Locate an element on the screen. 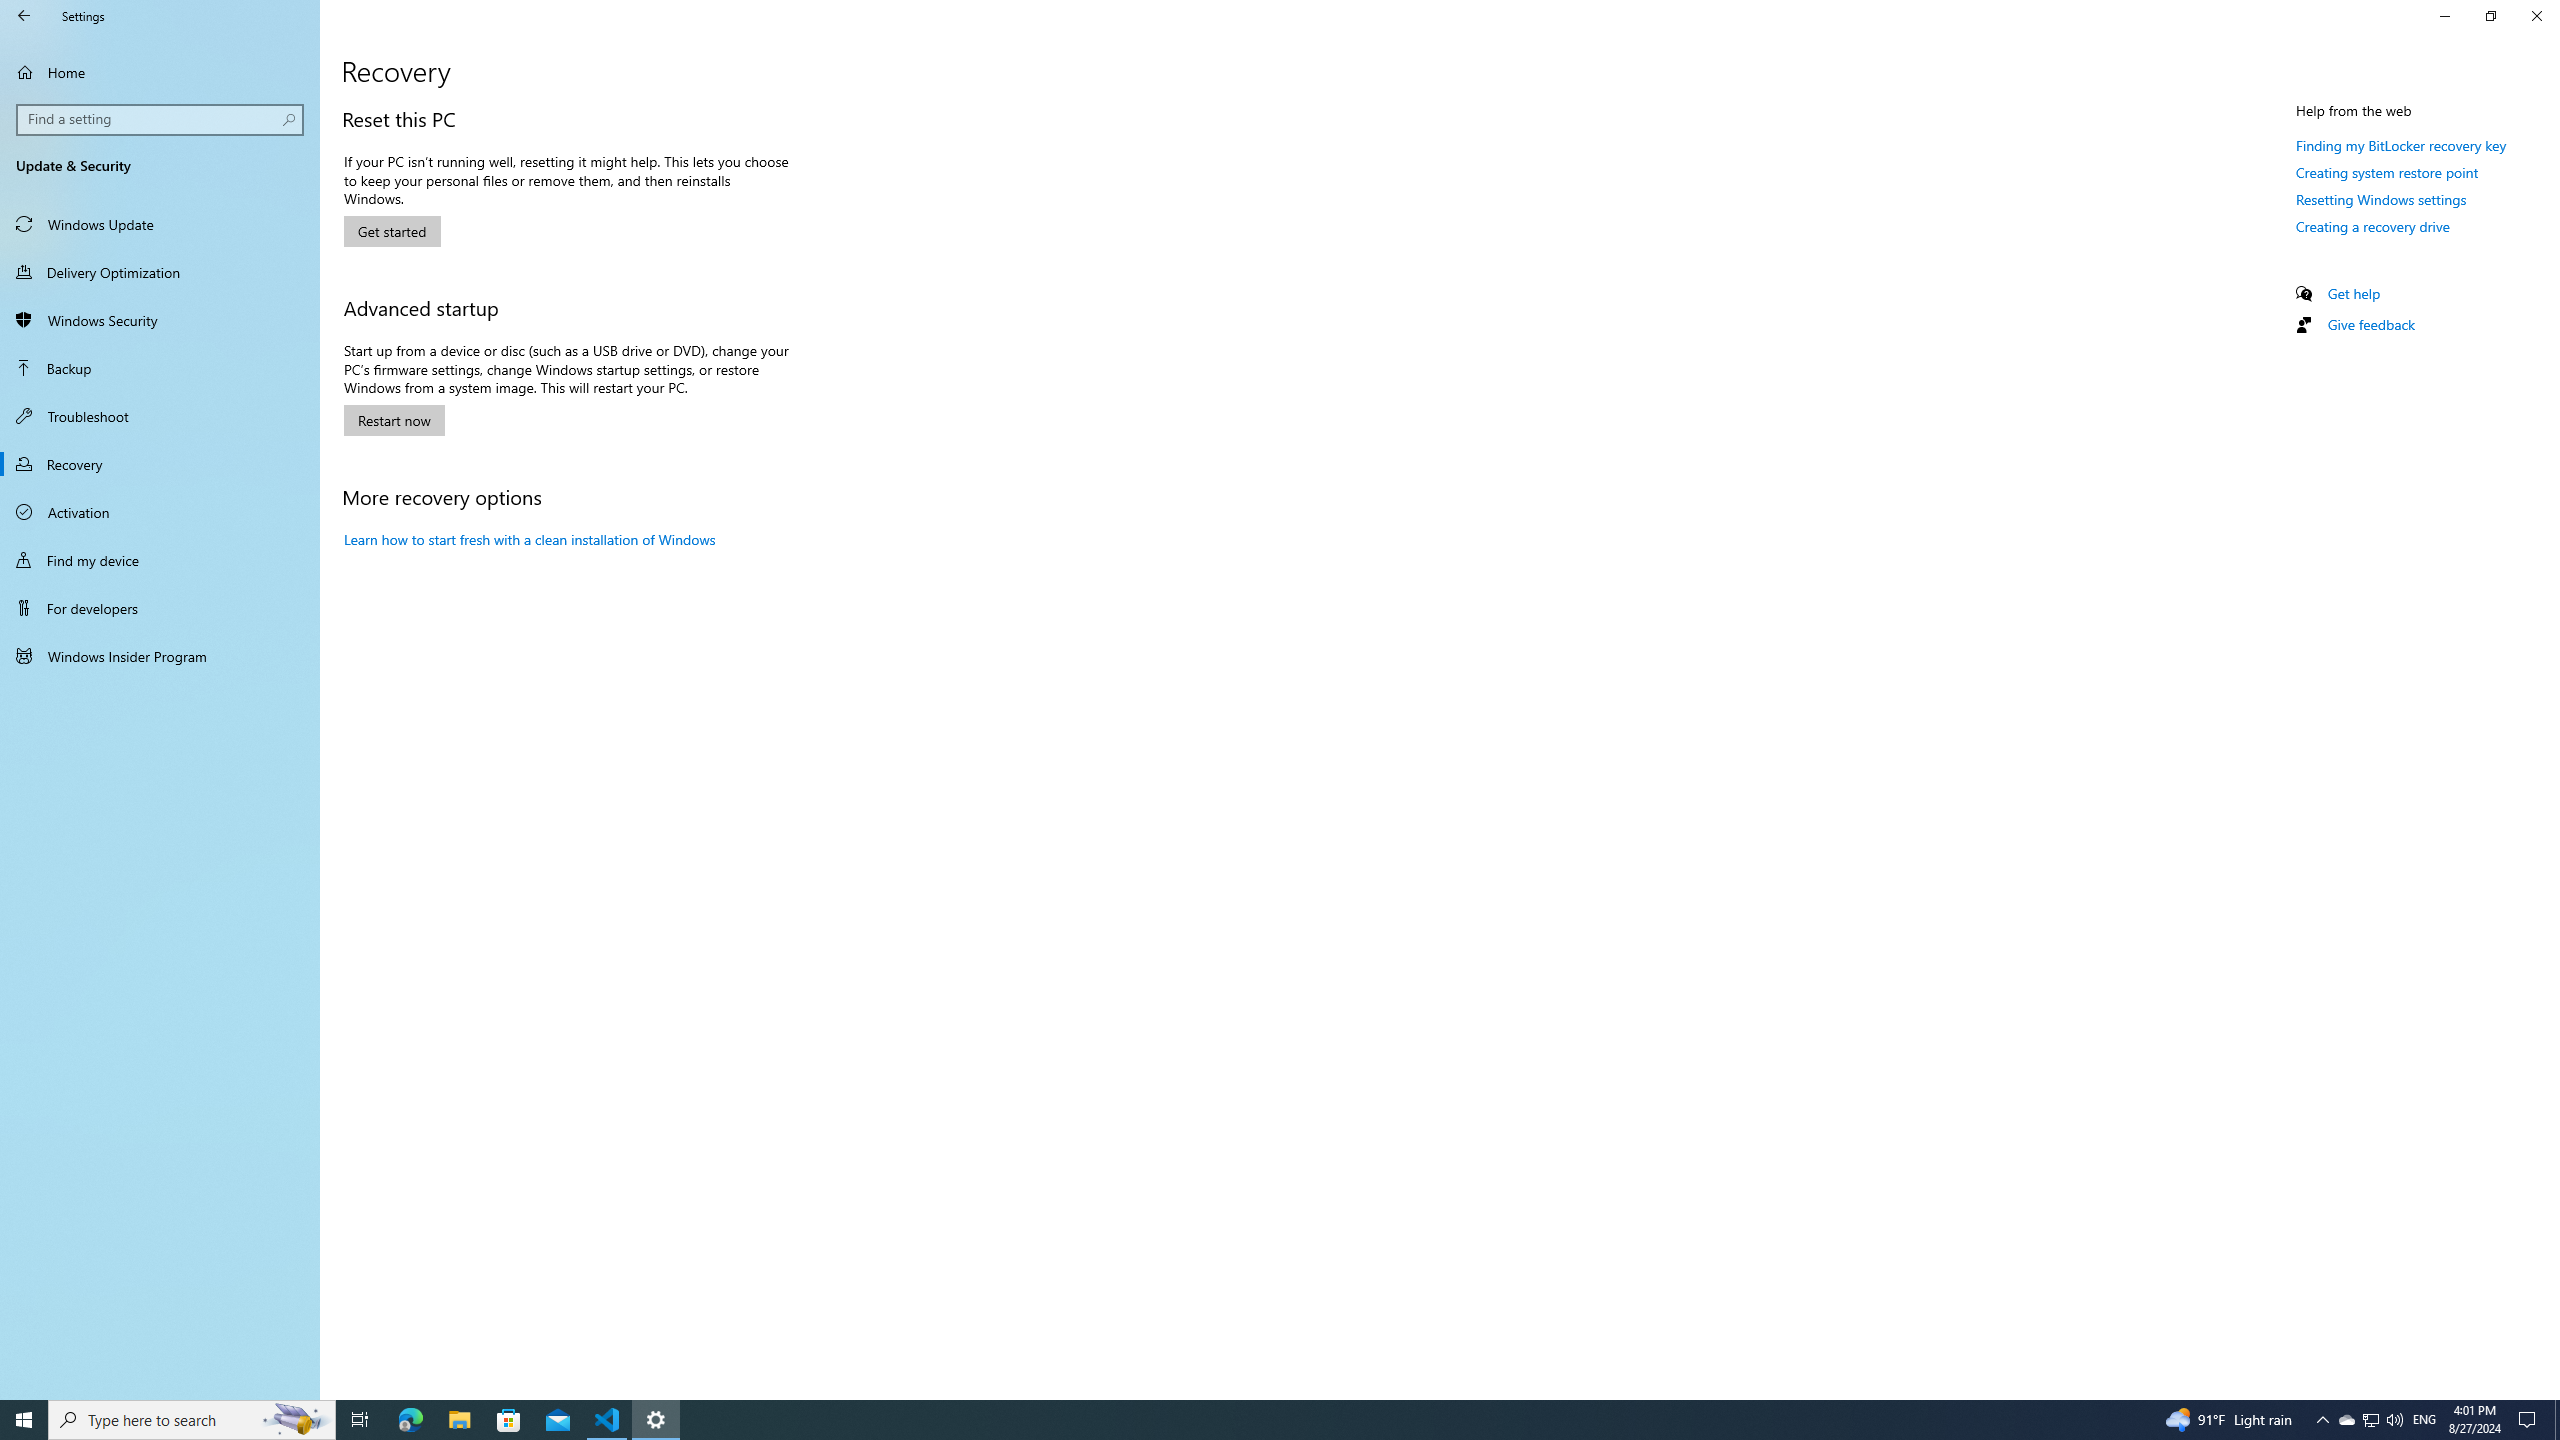 This screenshot has width=2560, height=1440. 'Creating system restore point' is located at coordinates (2386, 172).